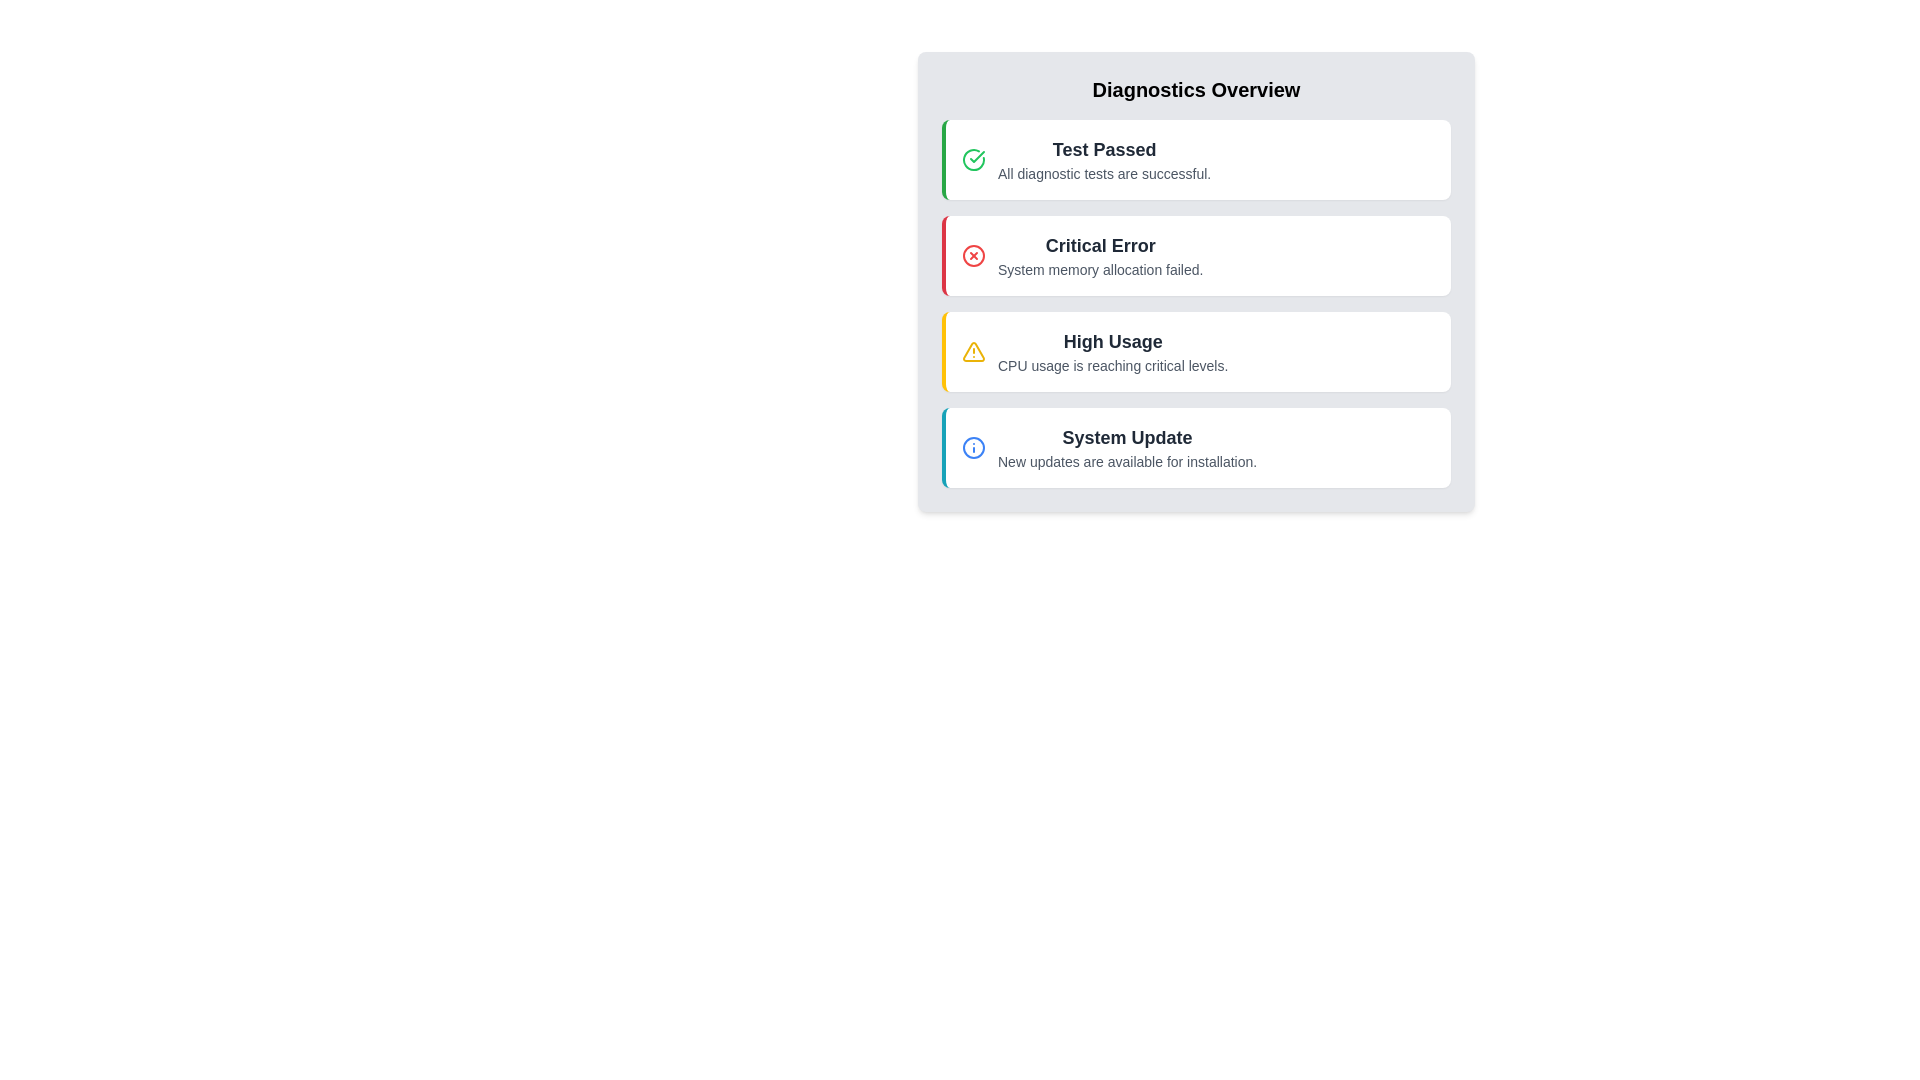  What do you see at coordinates (977, 156) in the screenshot?
I see `the green check mark icon indicating 'Test Passed' in the Diagnostics Overview section` at bounding box center [977, 156].